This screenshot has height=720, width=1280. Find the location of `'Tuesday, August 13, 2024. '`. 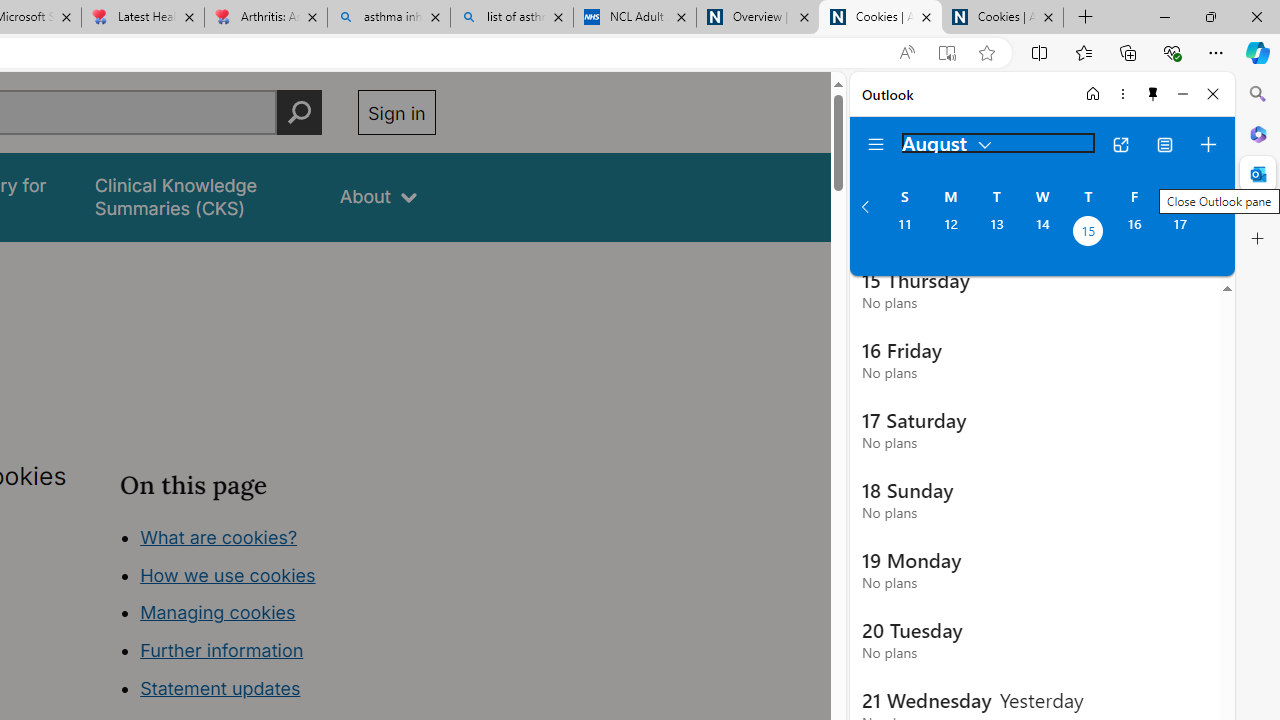

'Tuesday, August 13, 2024. ' is located at coordinates (996, 232).